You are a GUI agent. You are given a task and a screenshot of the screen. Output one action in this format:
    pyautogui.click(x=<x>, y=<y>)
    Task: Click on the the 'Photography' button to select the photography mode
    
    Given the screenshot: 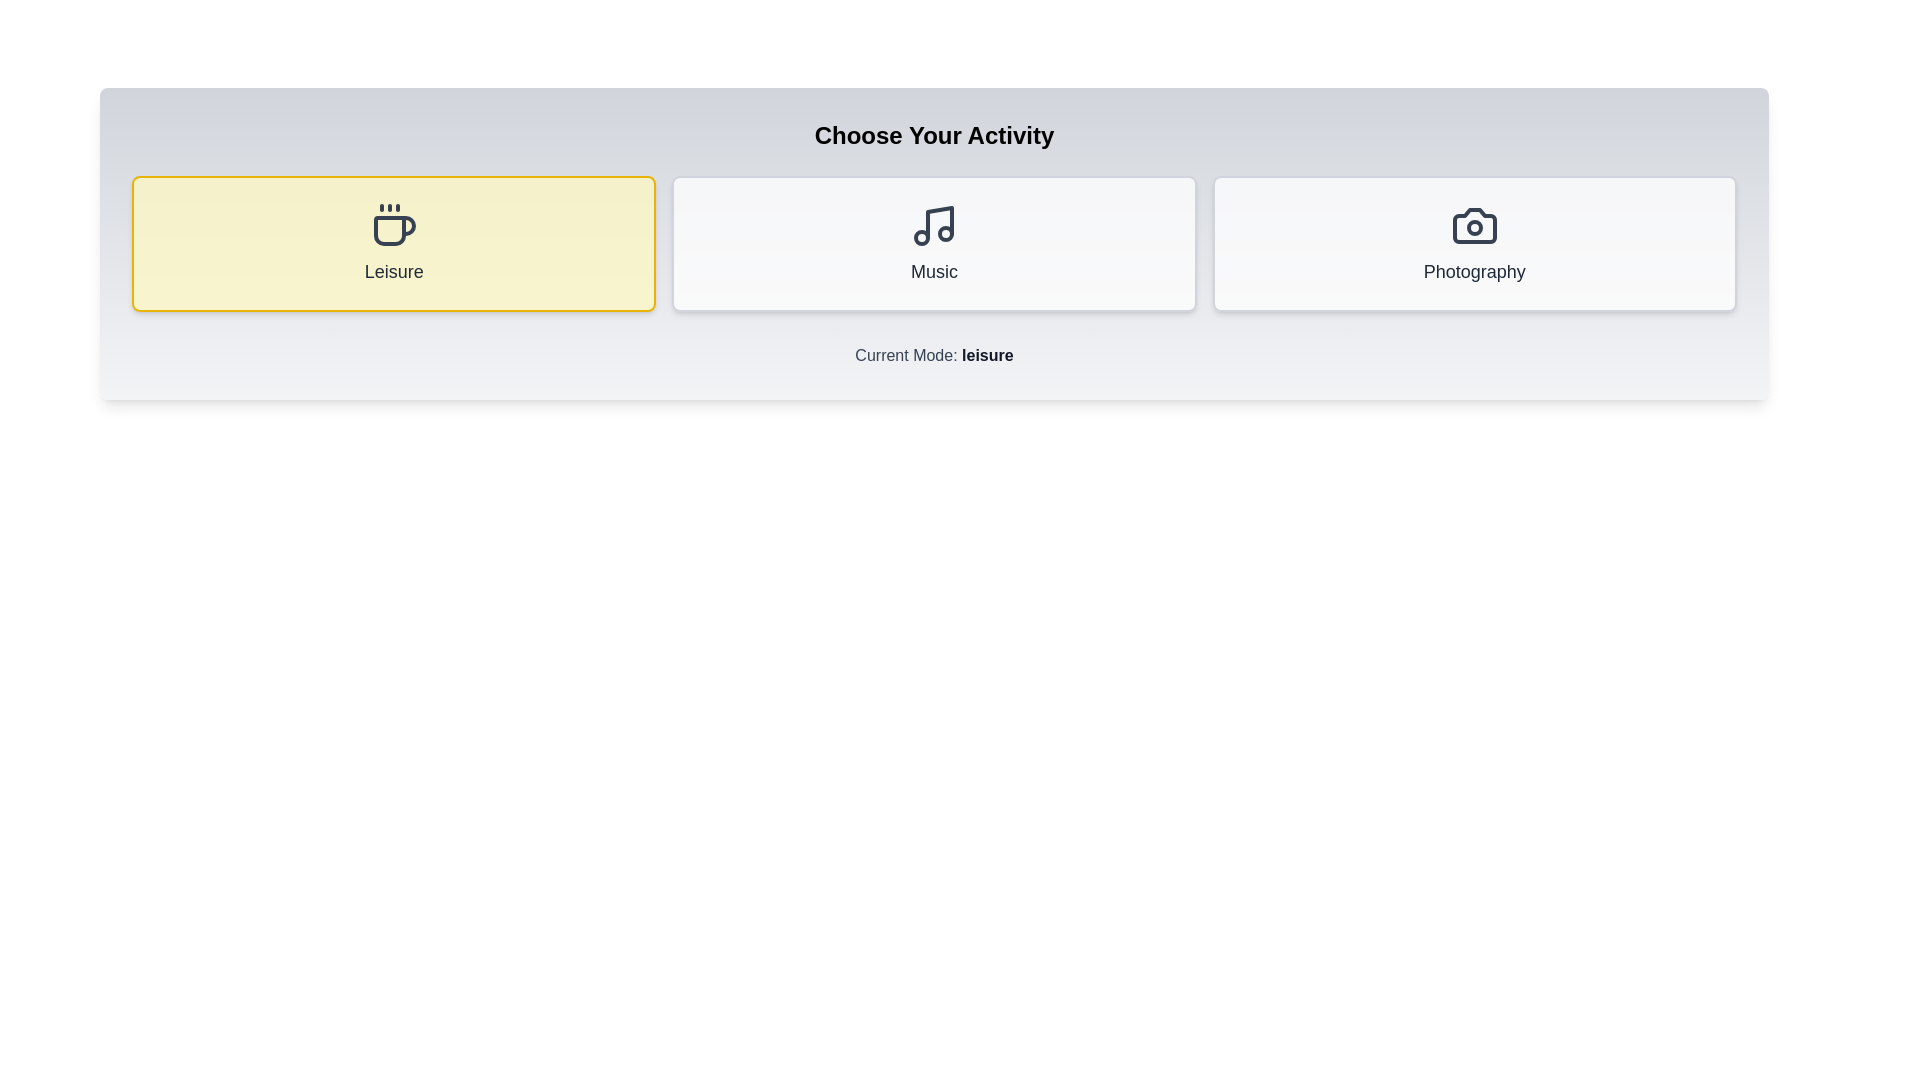 What is the action you would take?
    pyautogui.click(x=1473, y=242)
    